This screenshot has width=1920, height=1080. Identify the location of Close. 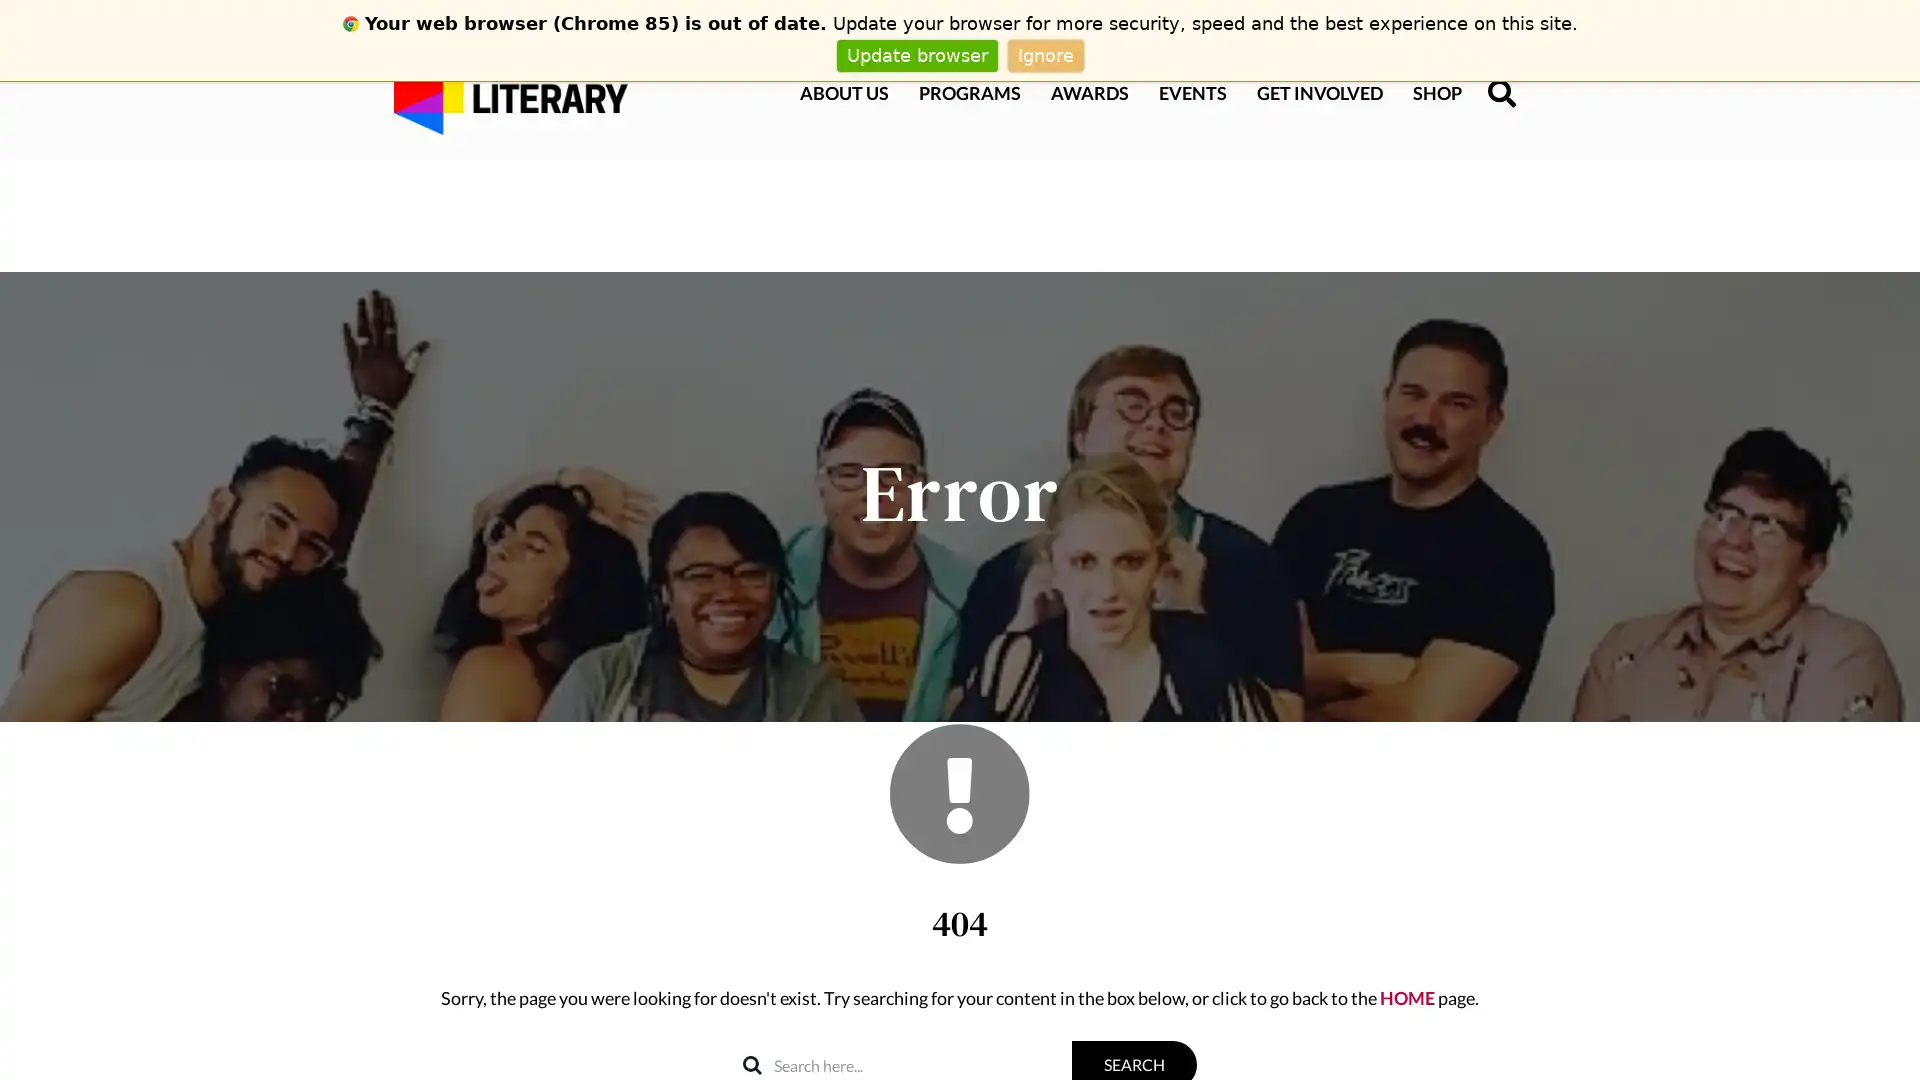
(1900, 748).